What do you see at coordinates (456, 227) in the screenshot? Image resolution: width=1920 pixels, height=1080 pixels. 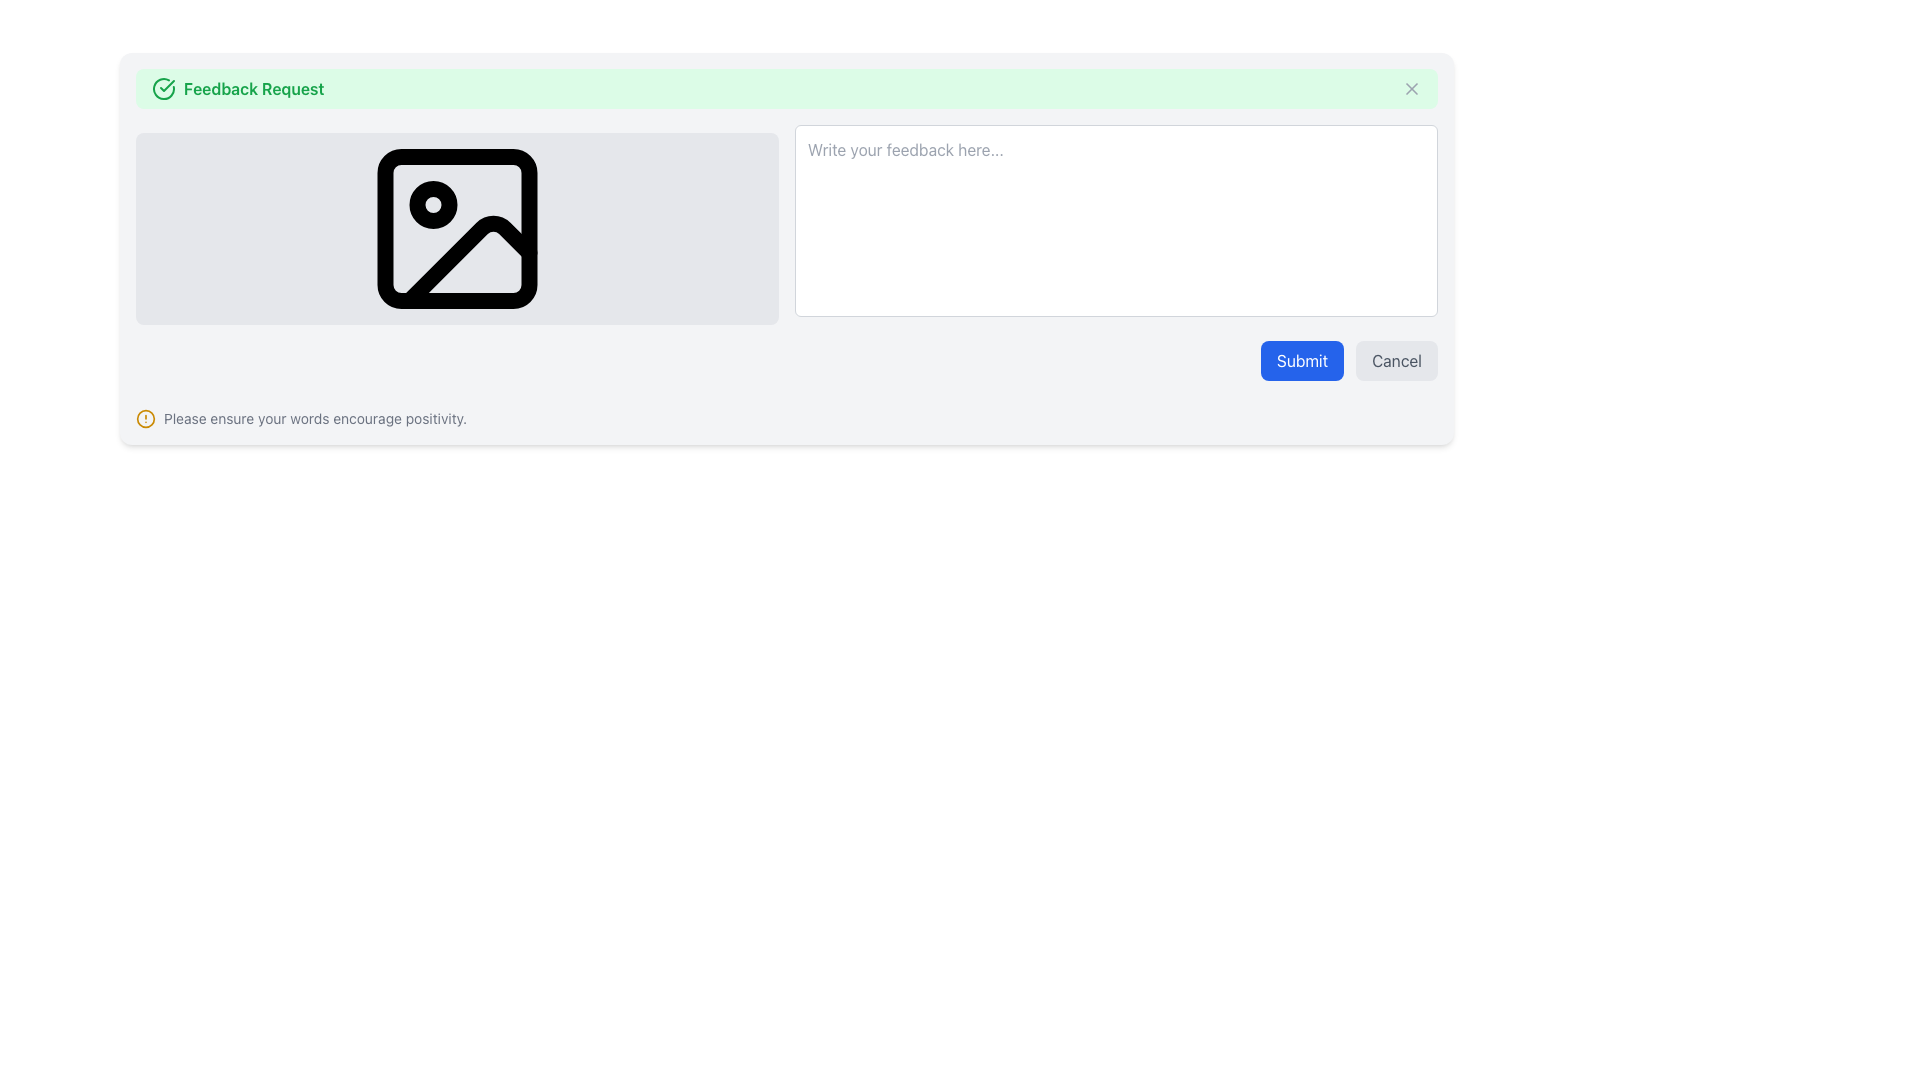 I see `the SVG shape component, which is a square with rounded corners located at the top left corner of the photograph icon within the feedback pane` at bounding box center [456, 227].